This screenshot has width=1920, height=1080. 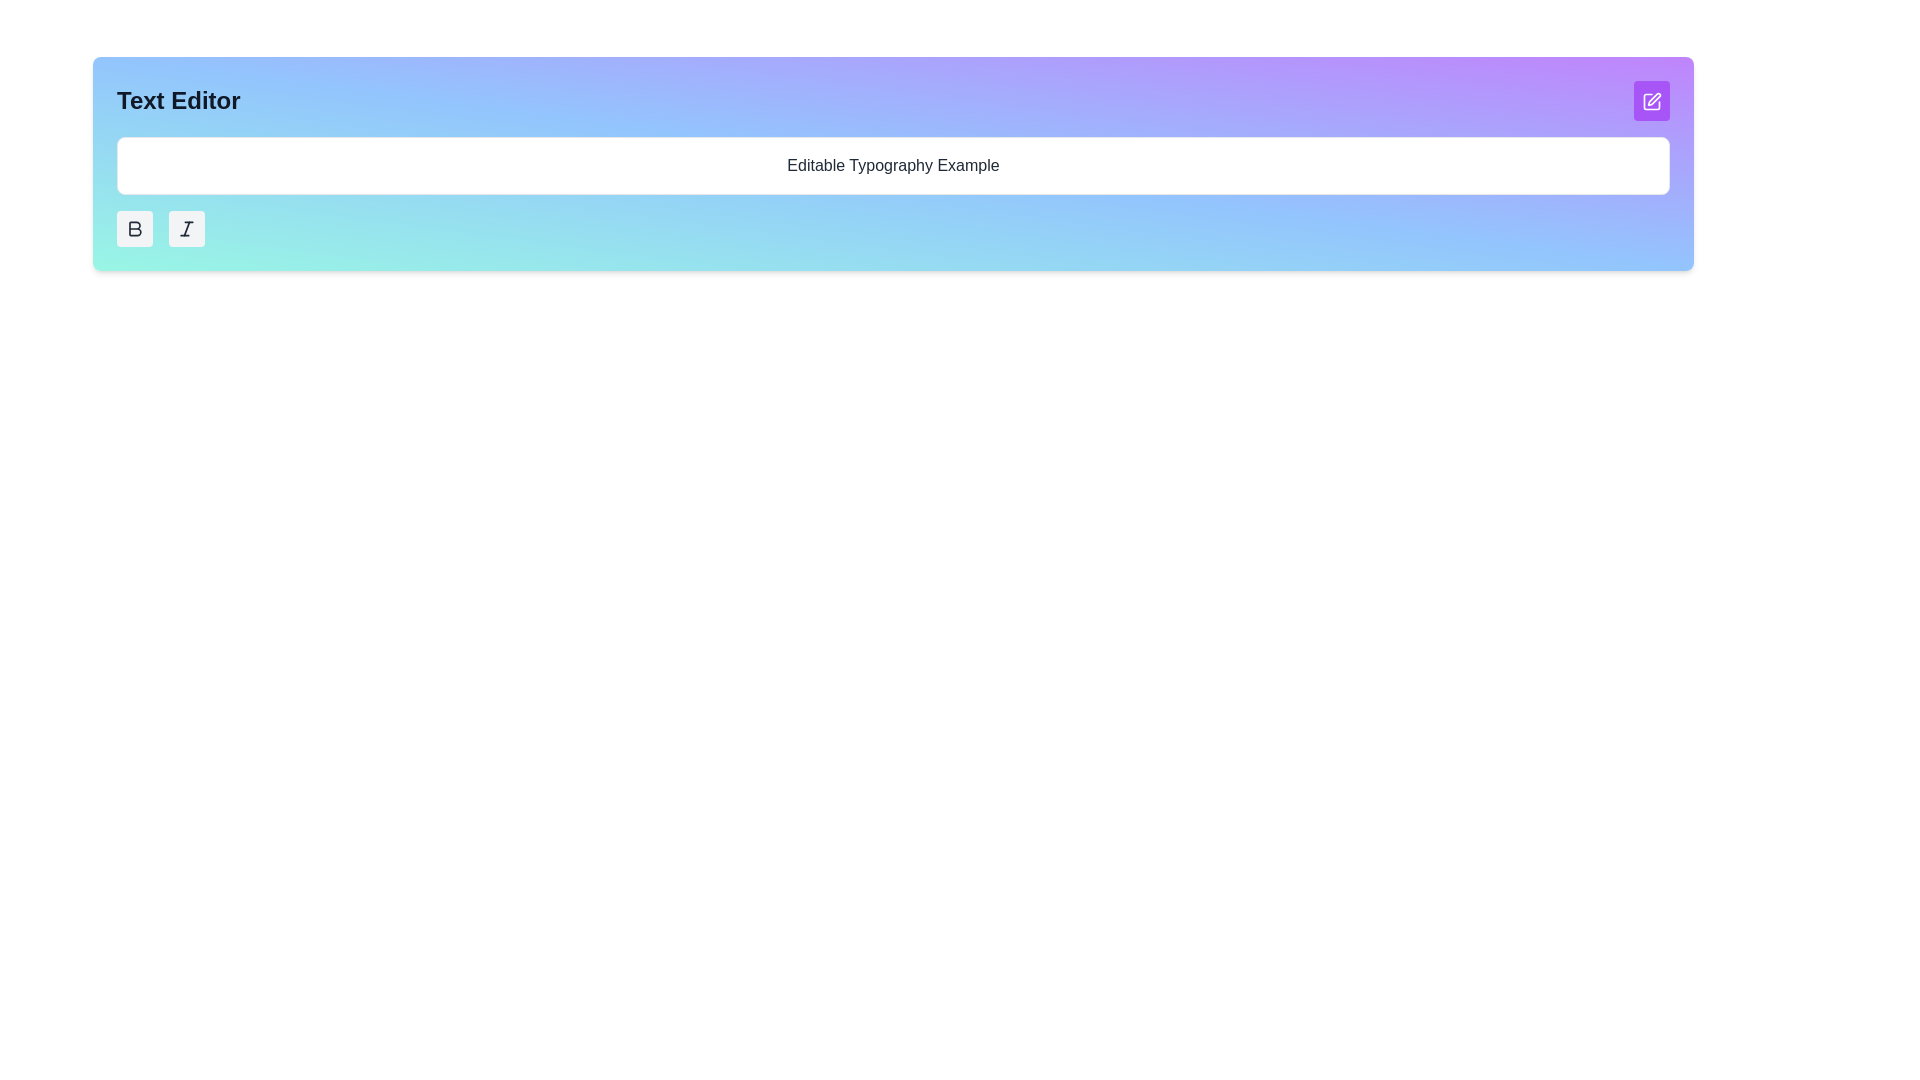 What do you see at coordinates (187, 227) in the screenshot?
I see `the italic icon button, which is a dark gray slanted 'I' symbol within a light gray circular button` at bounding box center [187, 227].